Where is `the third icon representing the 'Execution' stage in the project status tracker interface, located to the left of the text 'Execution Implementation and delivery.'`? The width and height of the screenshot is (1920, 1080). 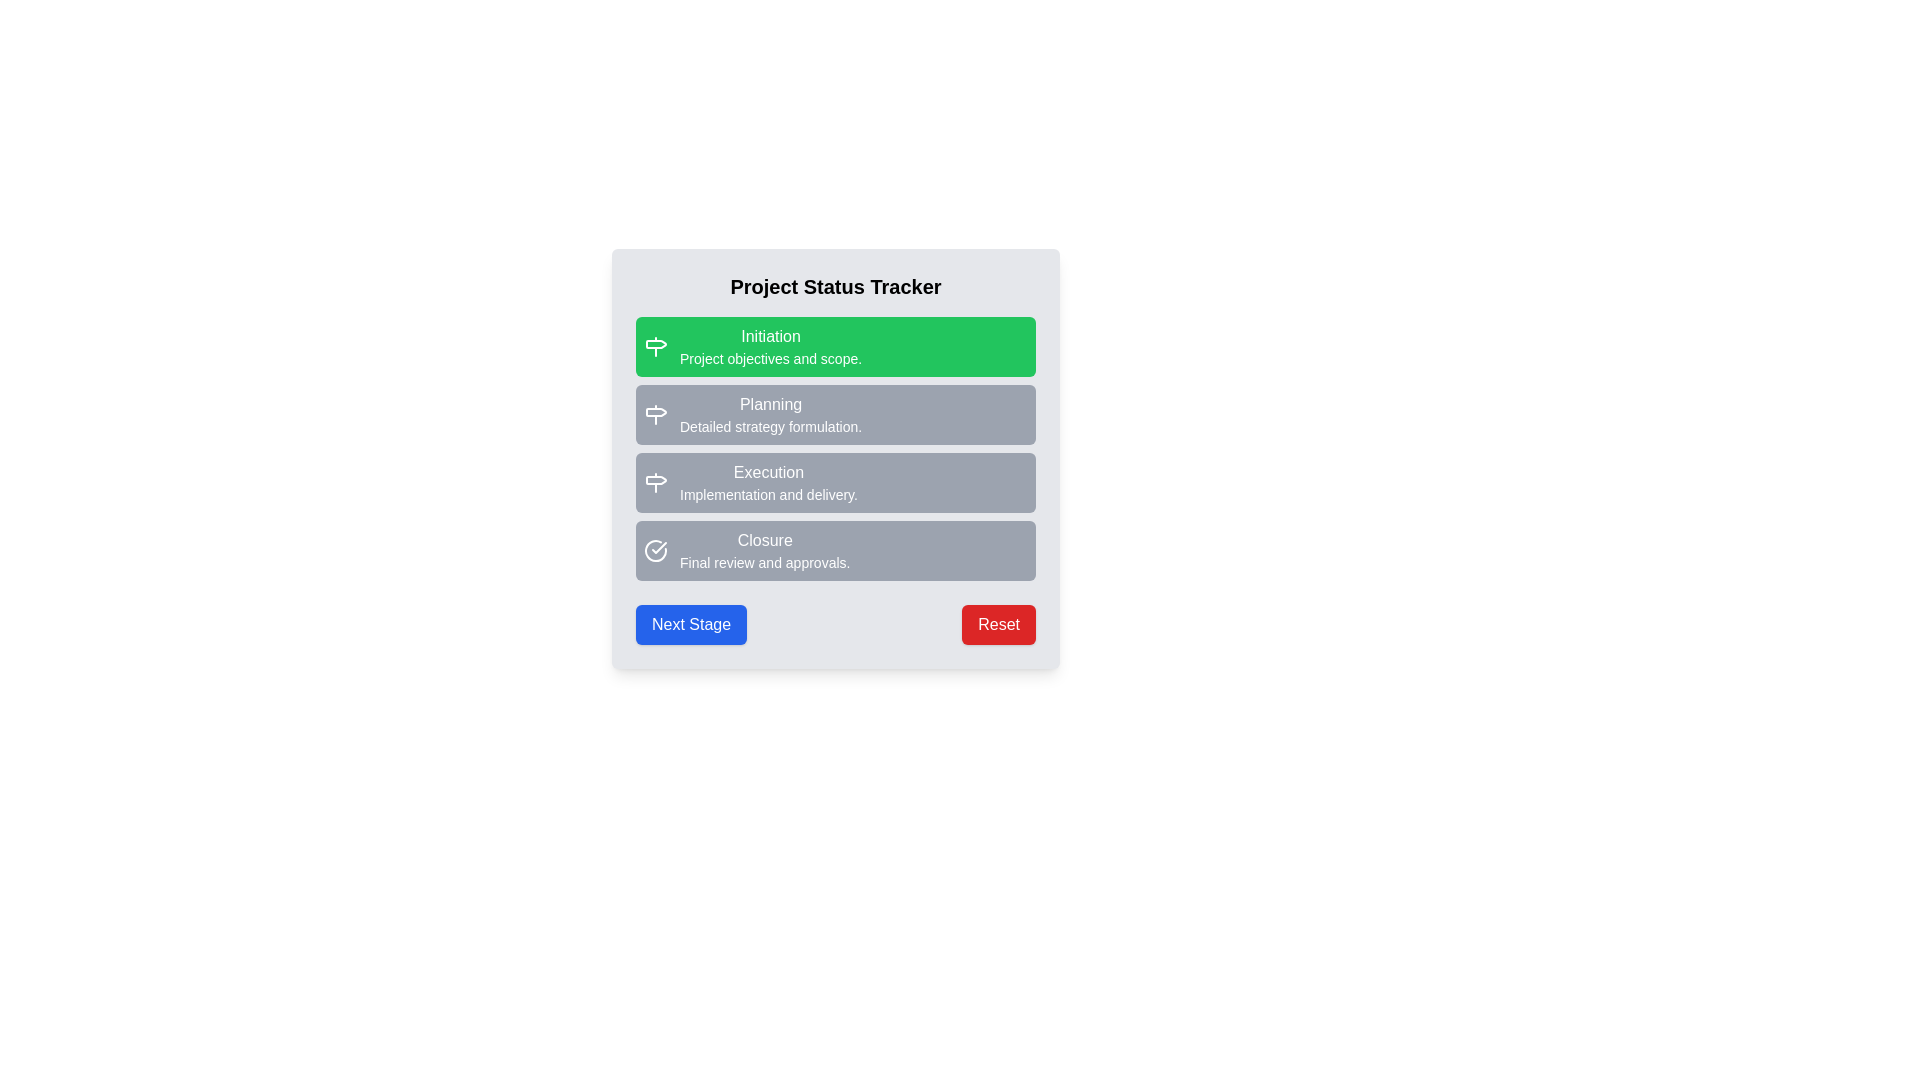 the third icon representing the 'Execution' stage in the project status tracker interface, located to the left of the text 'Execution Implementation and delivery.' is located at coordinates (656, 482).